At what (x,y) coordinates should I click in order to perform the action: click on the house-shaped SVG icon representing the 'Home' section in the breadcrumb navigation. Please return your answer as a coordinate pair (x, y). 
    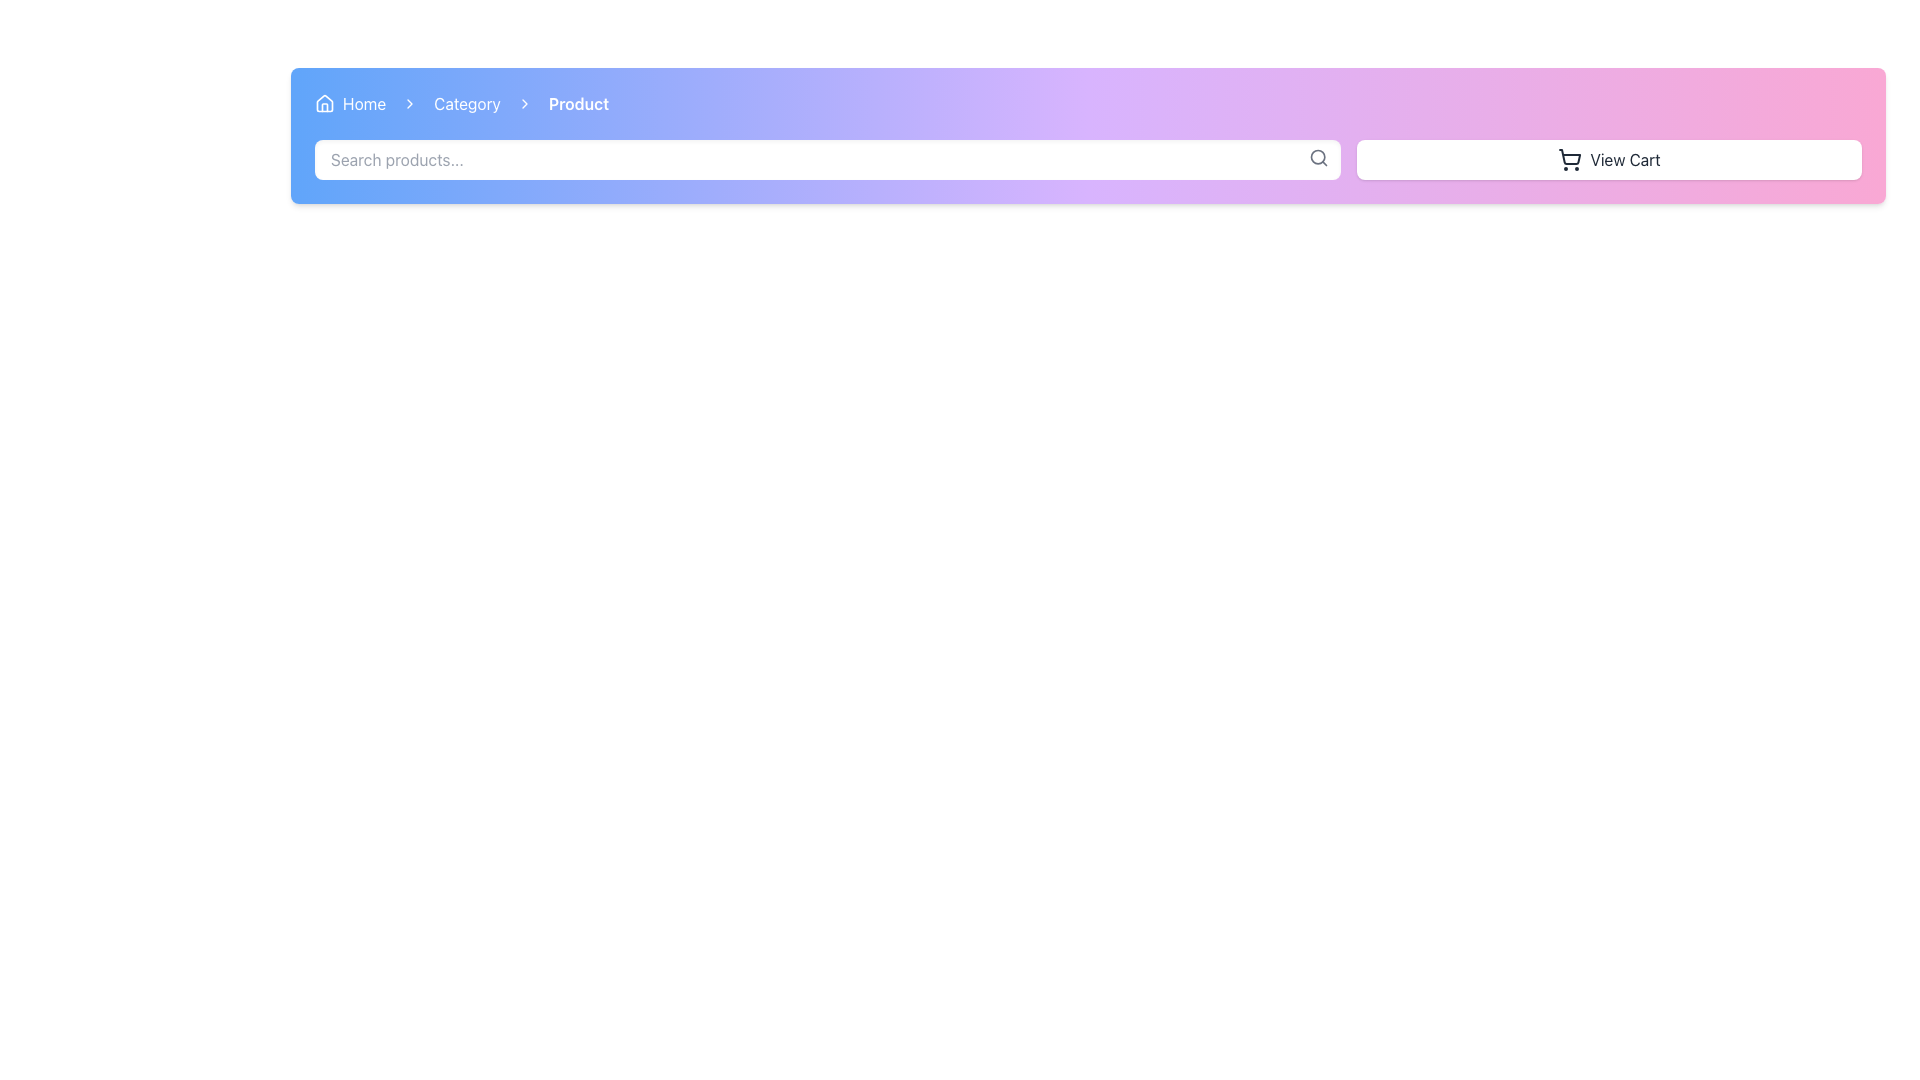
    Looking at the image, I should click on (325, 104).